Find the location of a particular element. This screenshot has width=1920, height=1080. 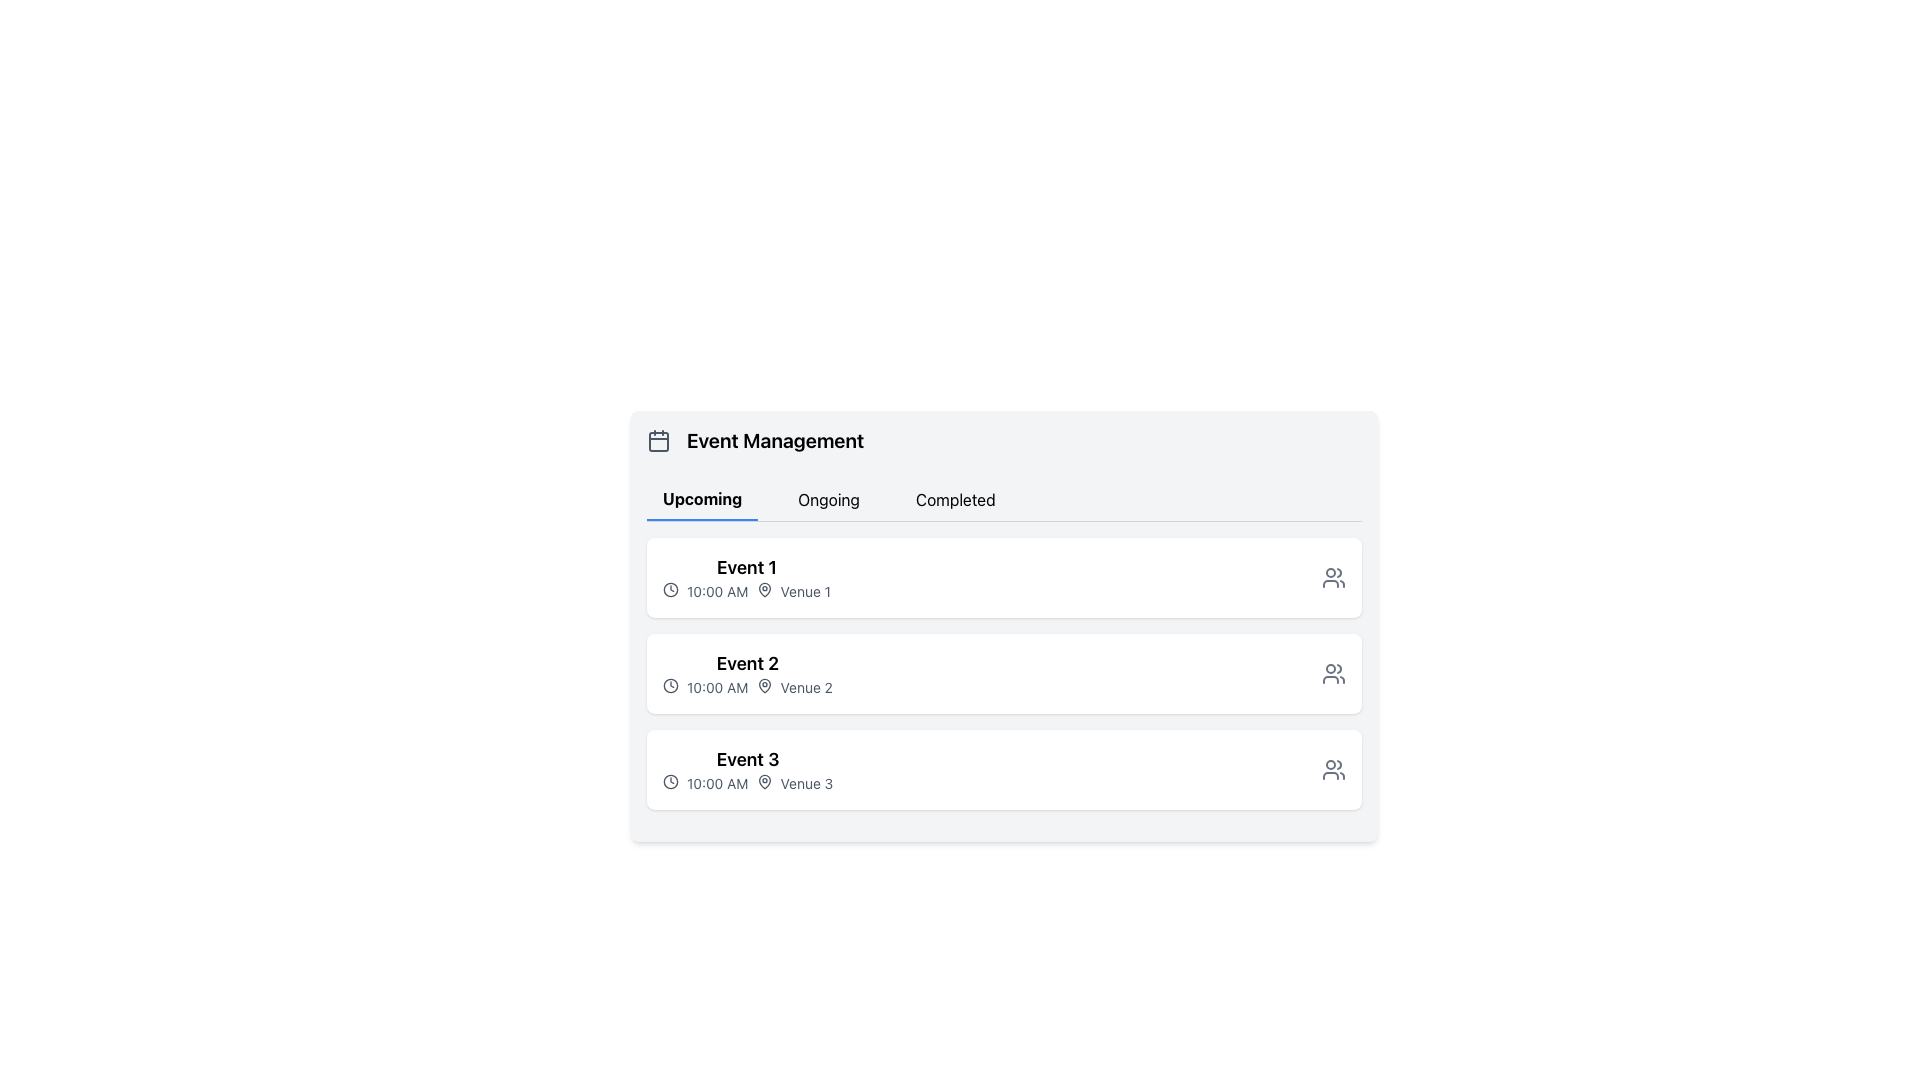

the text label displaying 'Venue 3', which is part of the 'Upcoming' tab in the 'Event Management' section is located at coordinates (806, 782).